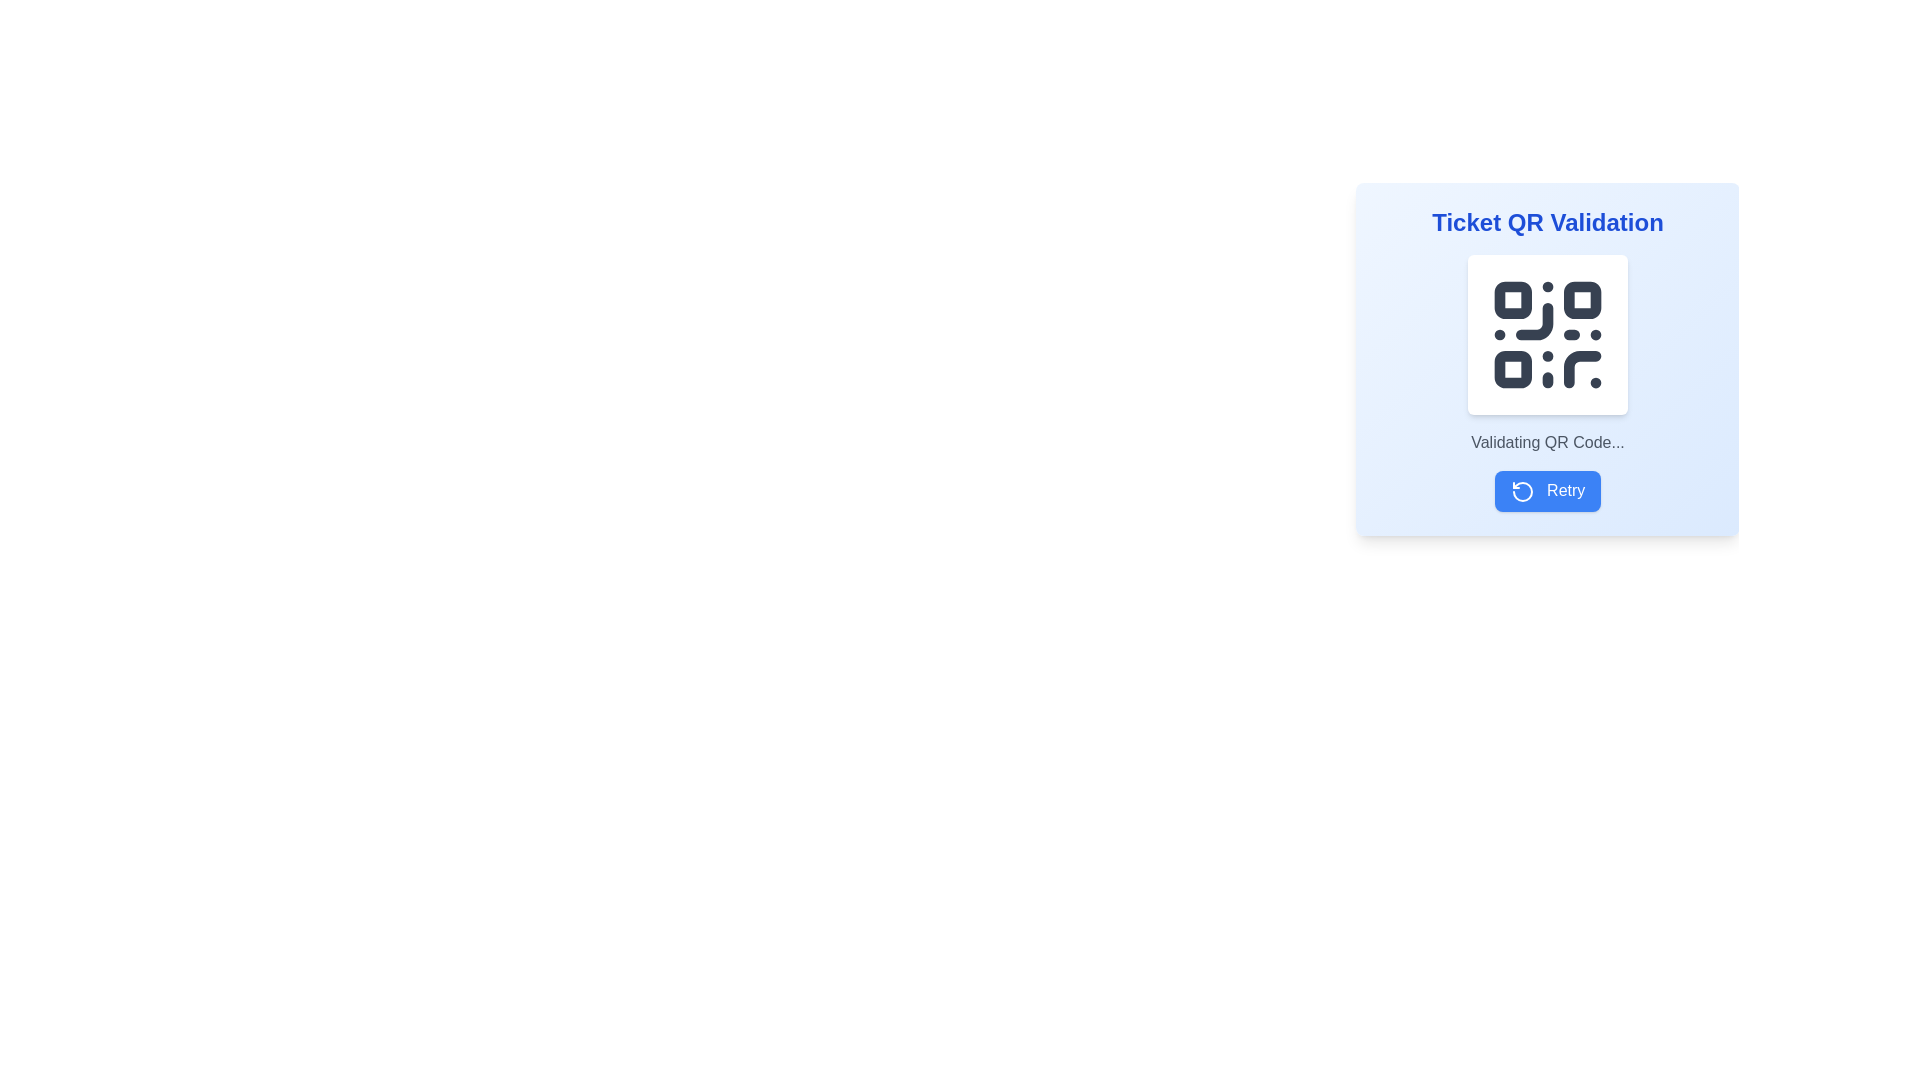 The height and width of the screenshot is (1080, 1920). I want to click on the QR code element, which is a graphics representation (SVG) used for validation, located above the text 'Validating QR Code...' and the 'Retry' button, so click(1547, 334).